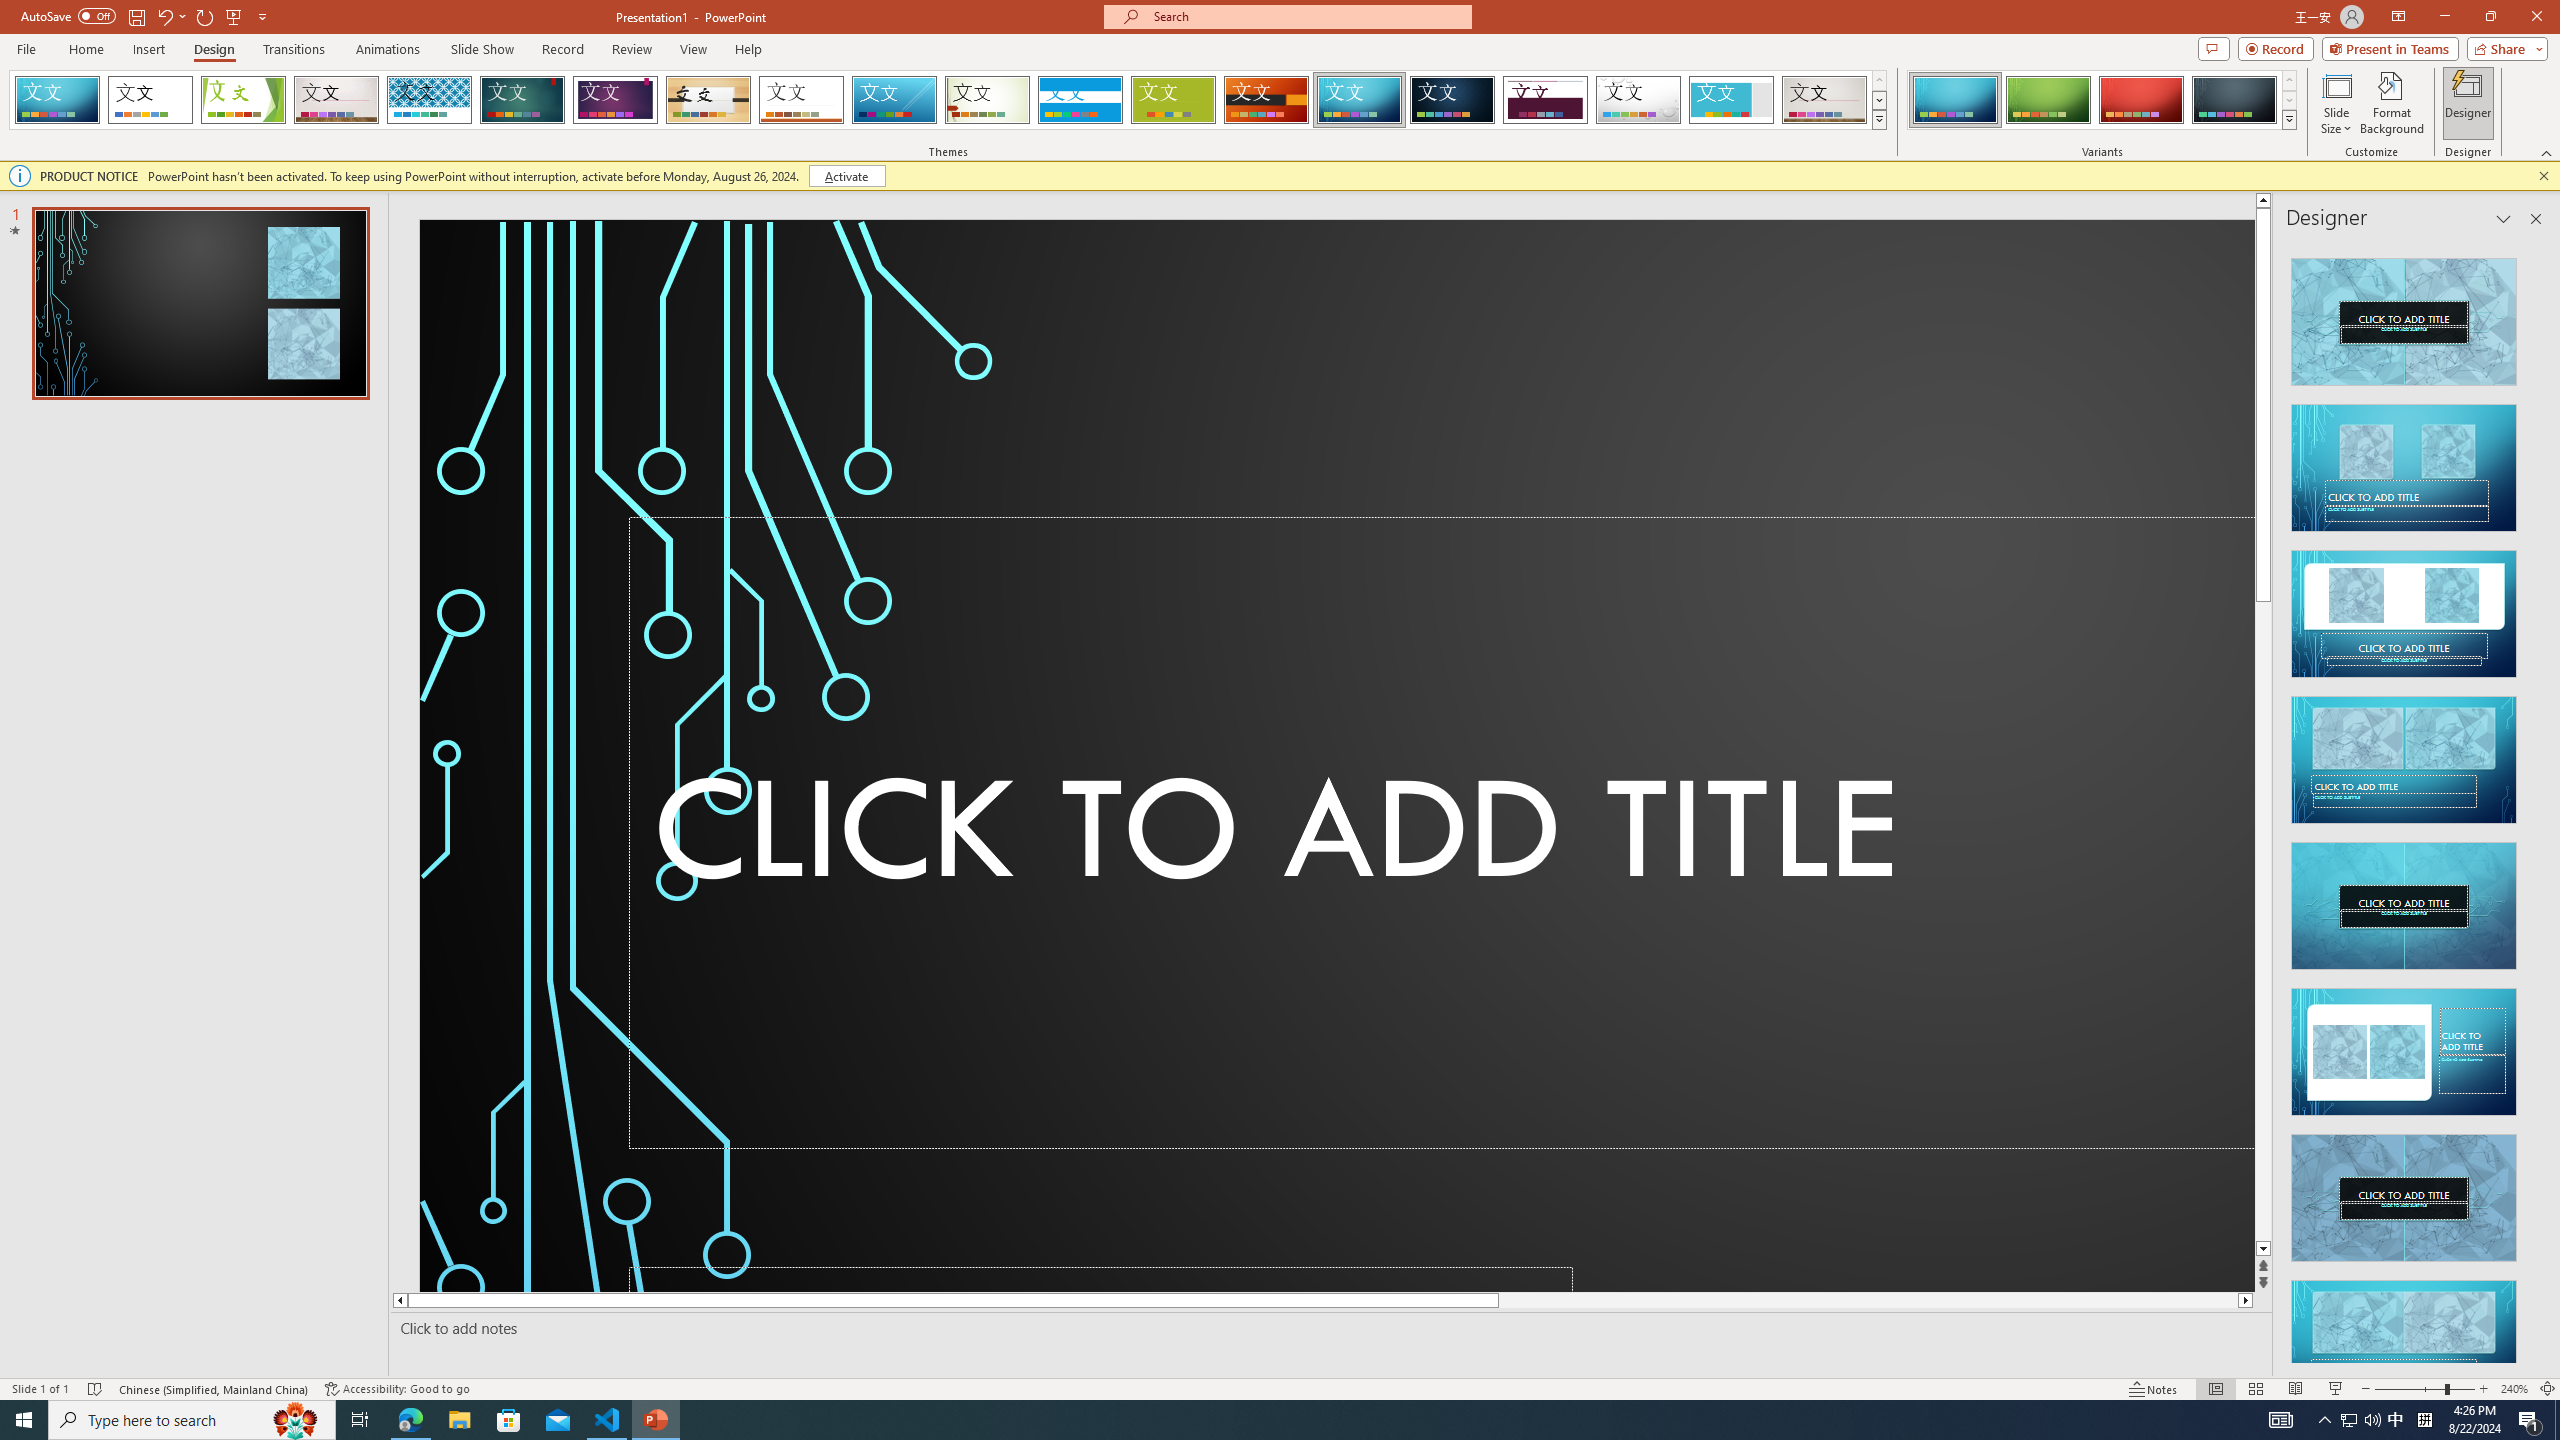 The height and width of the screenshot is (1440, 2560). What do you see at coordinates (398, 1389) in the screenshot?
I see `'Accessibility Checker Accessibility: Good to go'` at bounding box center [398, 1389].